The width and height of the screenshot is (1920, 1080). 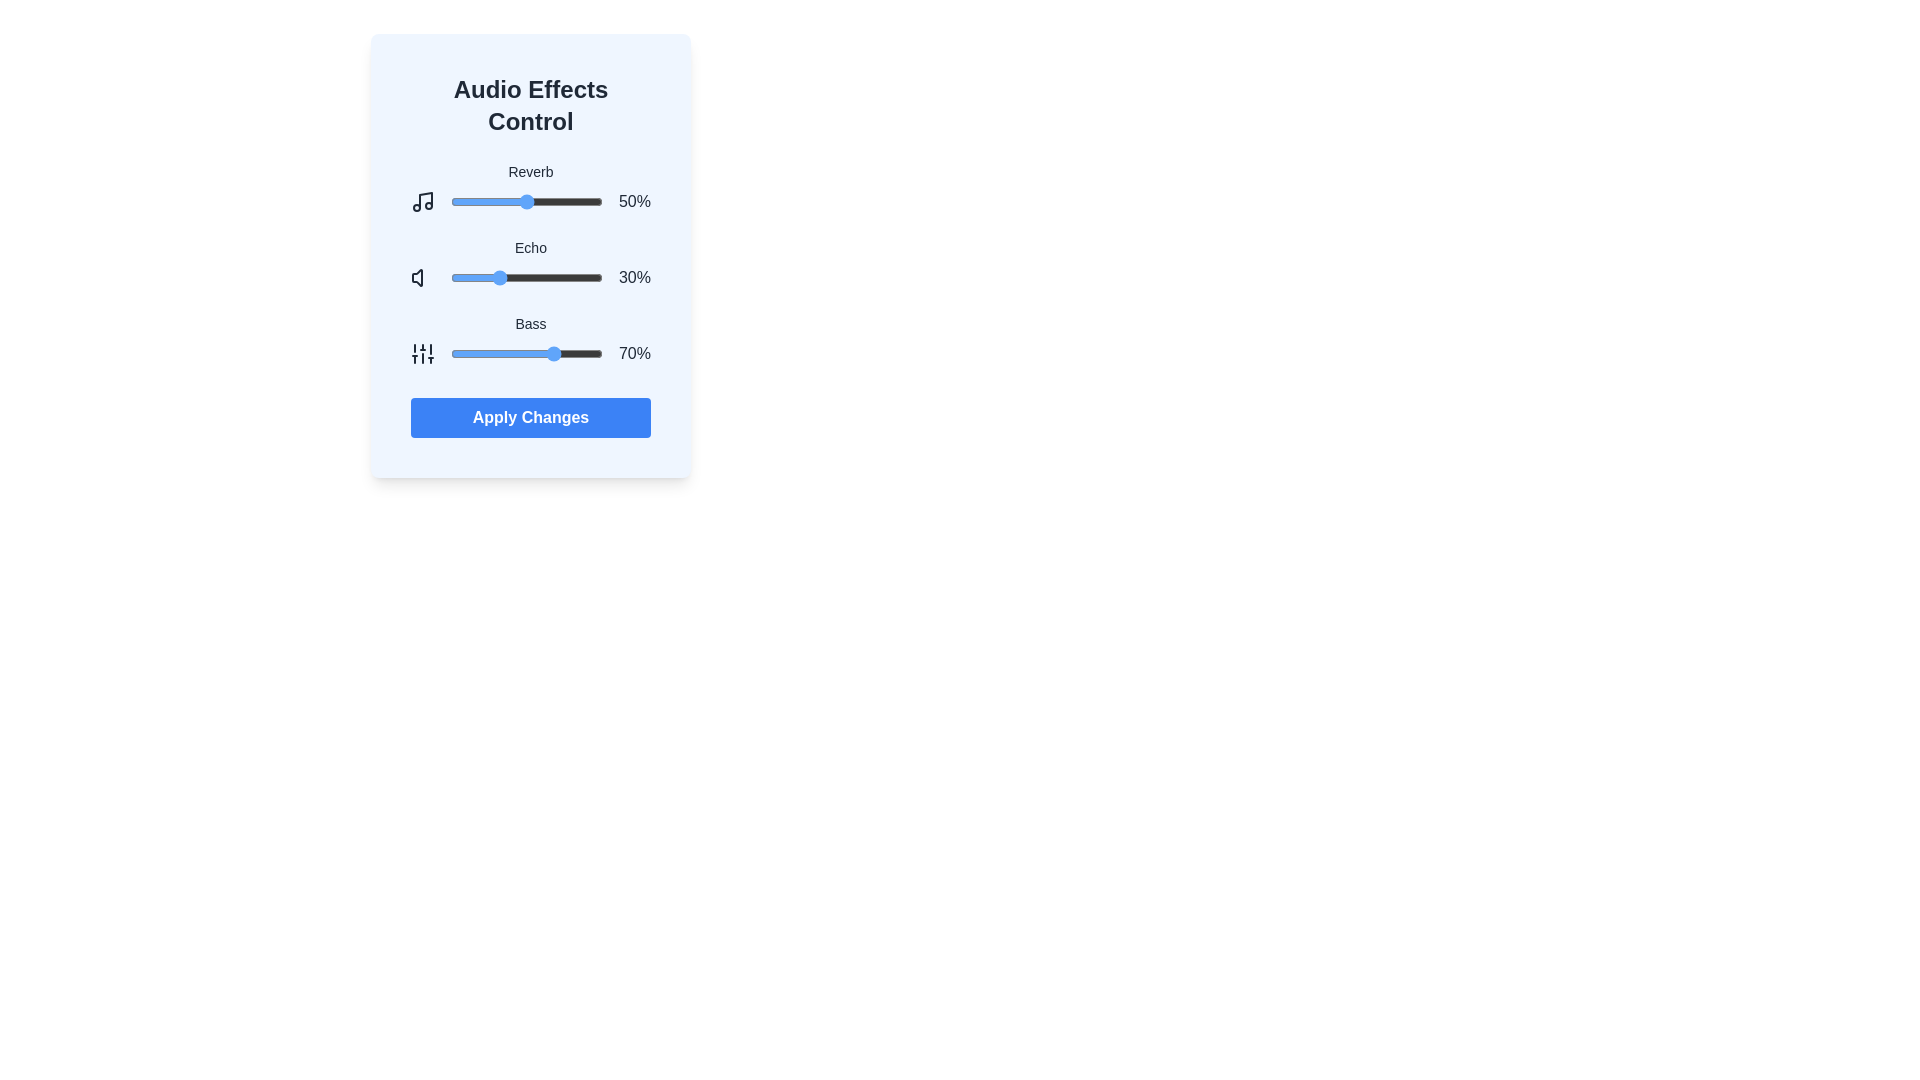 I want to click on the reverb effect, so click(x=457, y=201).